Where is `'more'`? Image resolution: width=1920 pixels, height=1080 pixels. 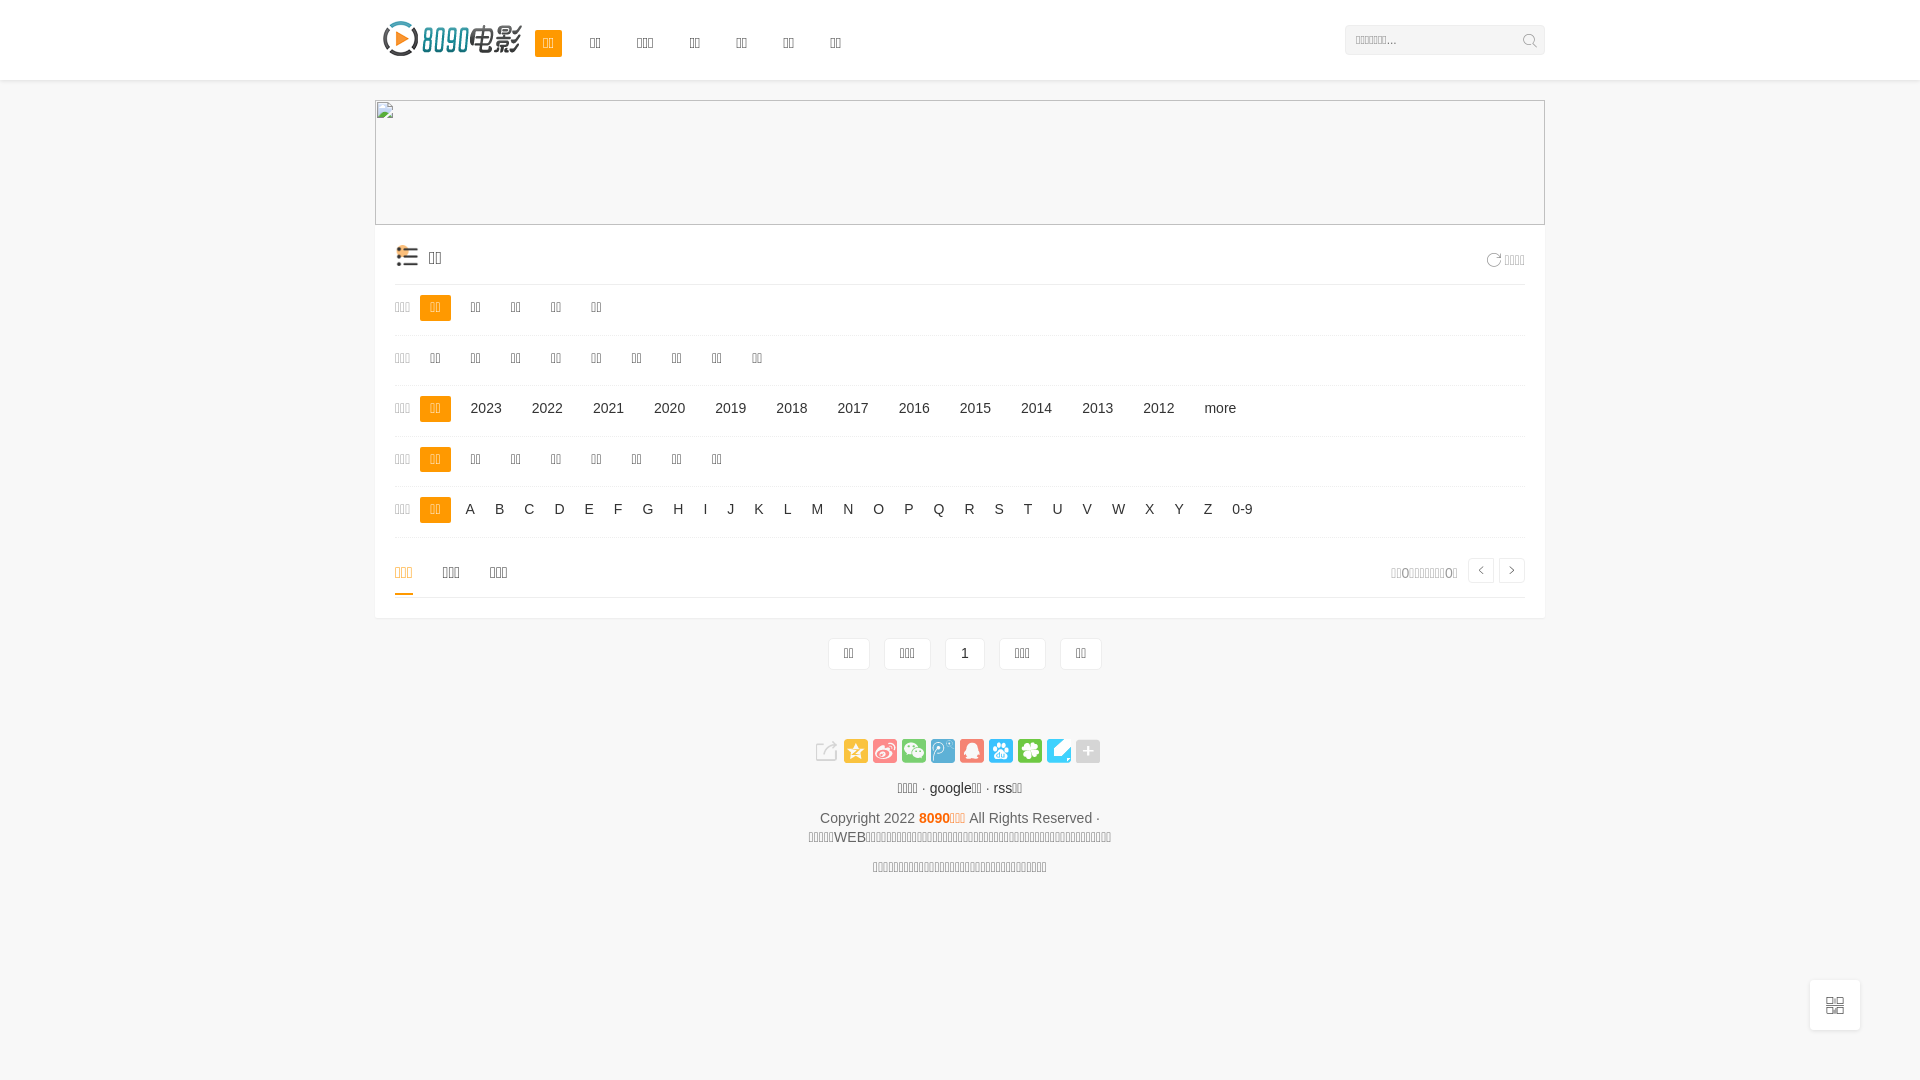 'more' is located at coordinates (1194, 407).